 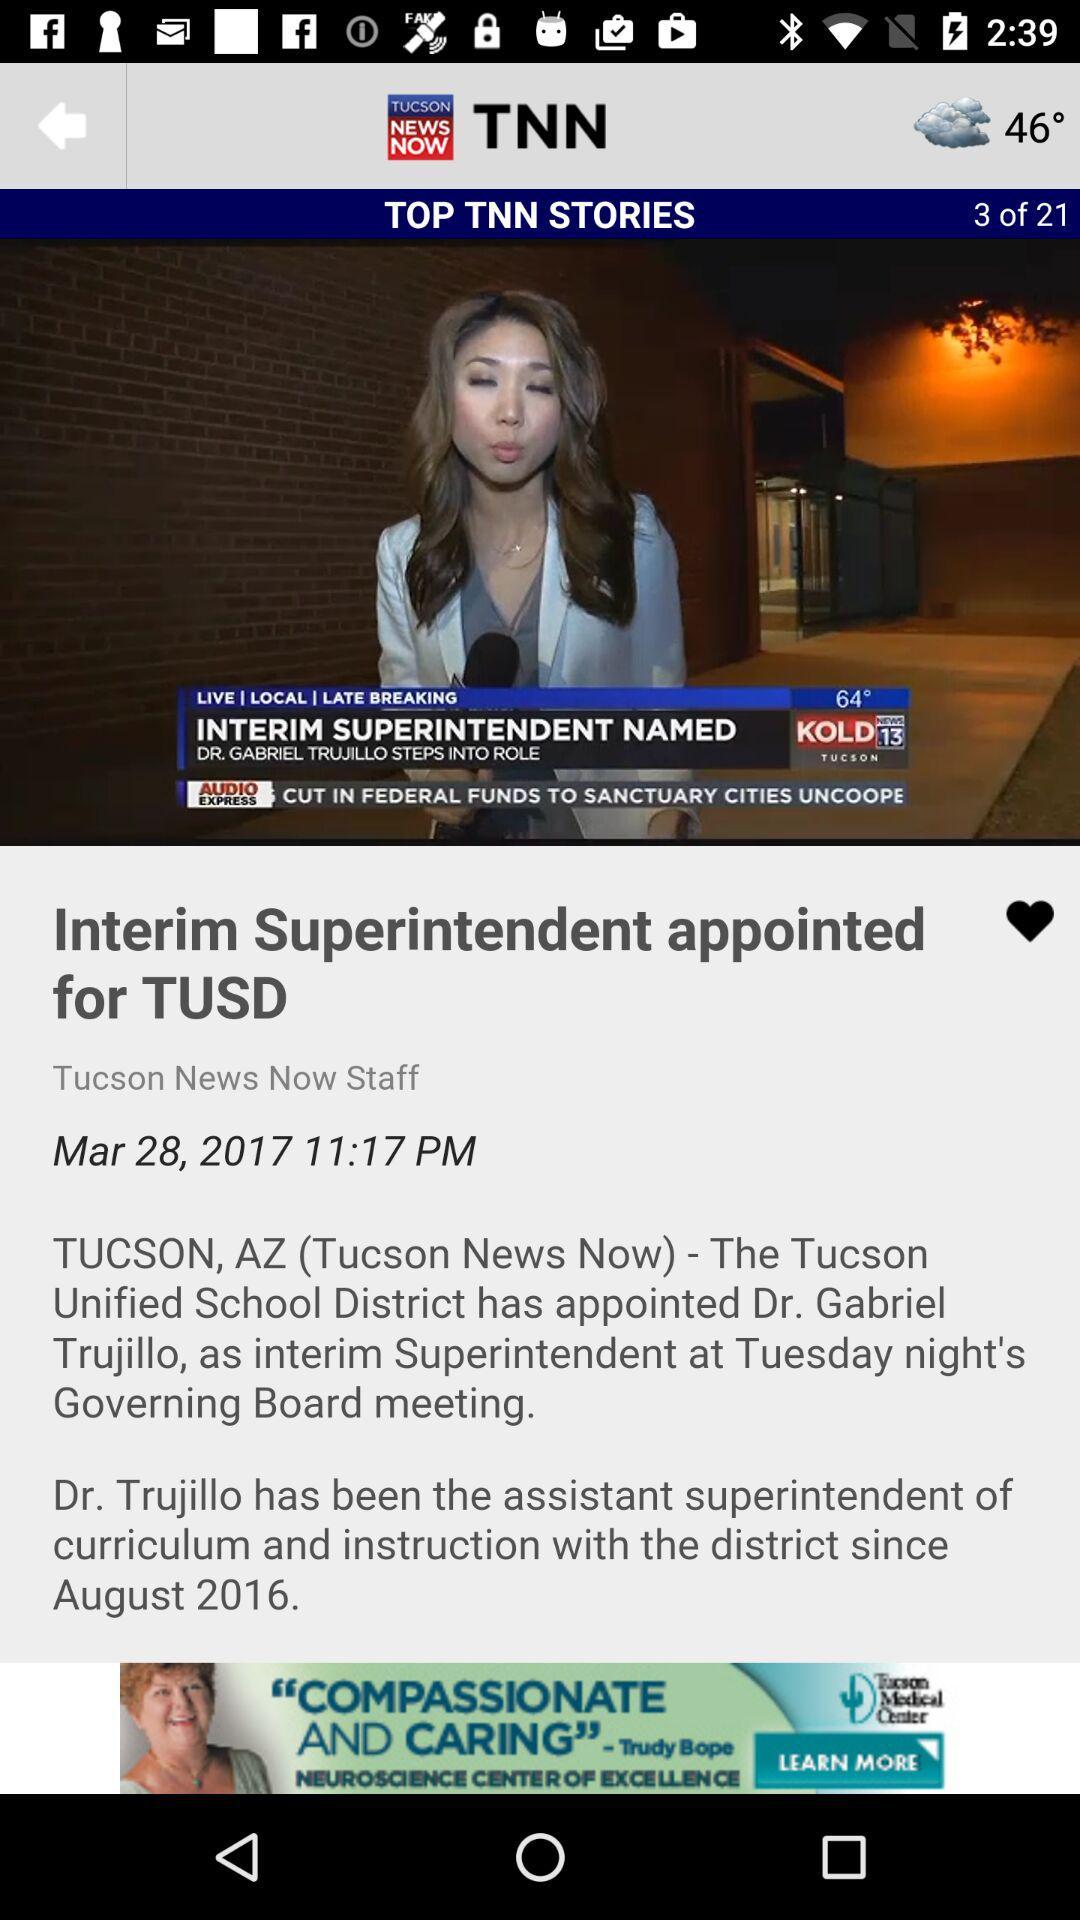 What do you see at coordinates (1017, 920) in the screenshot?
I see `the favorite icon` at bounding box center [1017, 920].